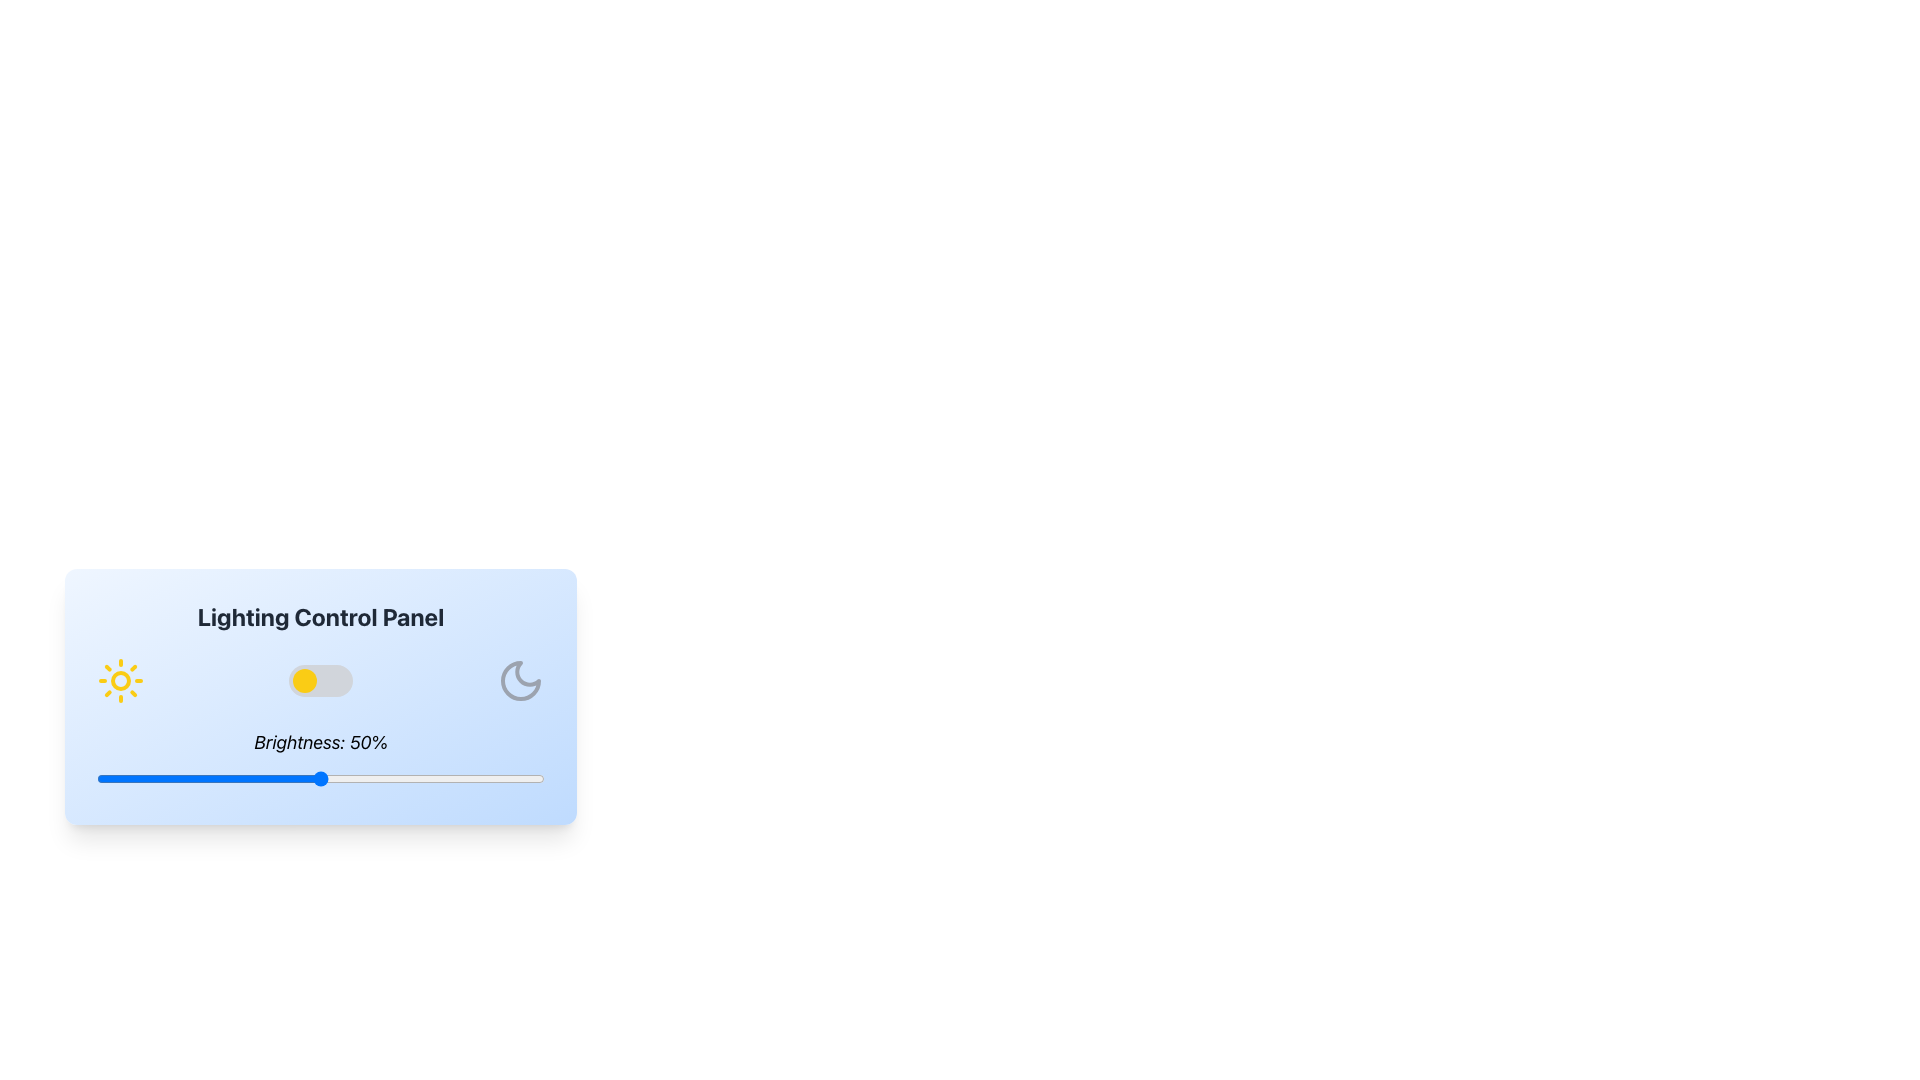 This screenshot has height=1080, width=1920. What do you see at coordinates (397, 778) in the screenshot?
I see `the brightness level` at bounding box center [397, 778].